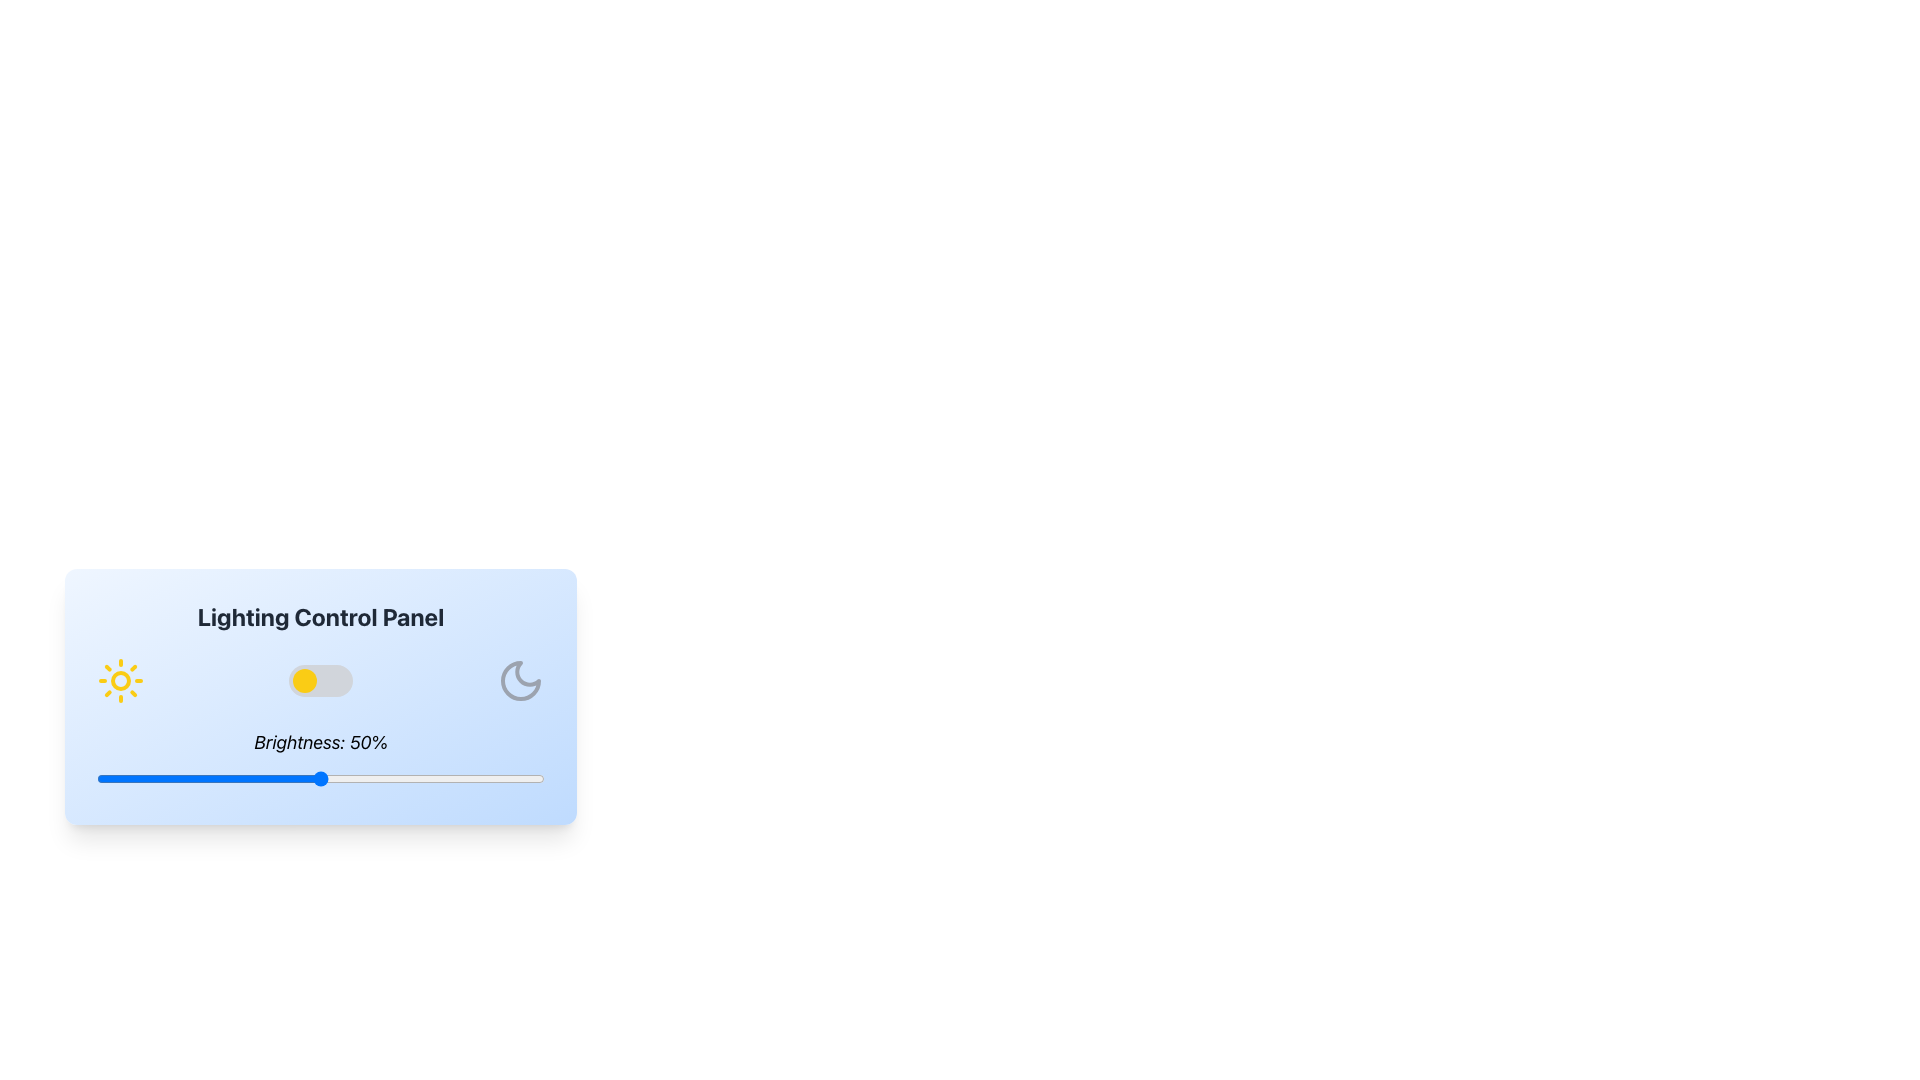 This screenshot has height=1080, width=1920. What do you see at coordinates (397, 778) in the screenshot?
I see `the brightness level` at bounding box center [397, 778].